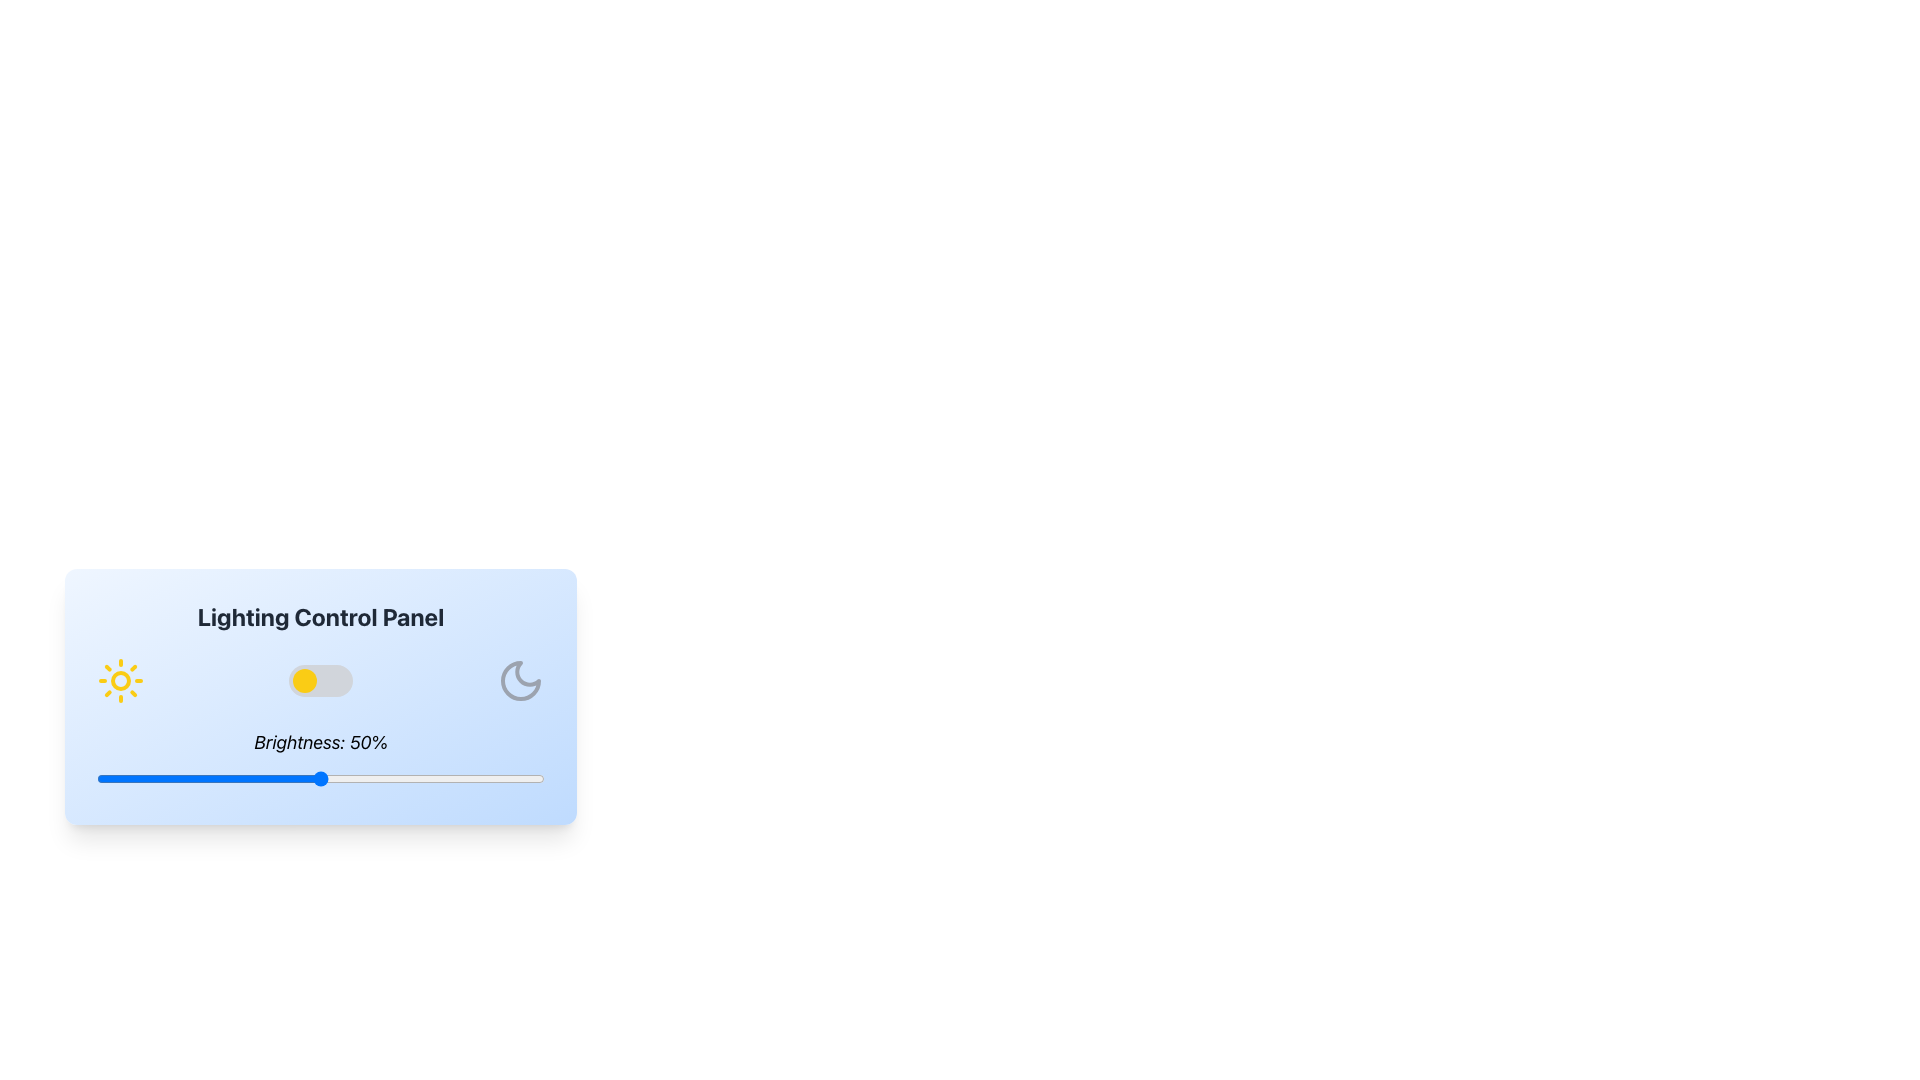 This screenshot has height=1080, width=1920. What do you see at coordinates (397, 778) in the screenshot?
I see `the brightness level` at bounding box center [397, 778].